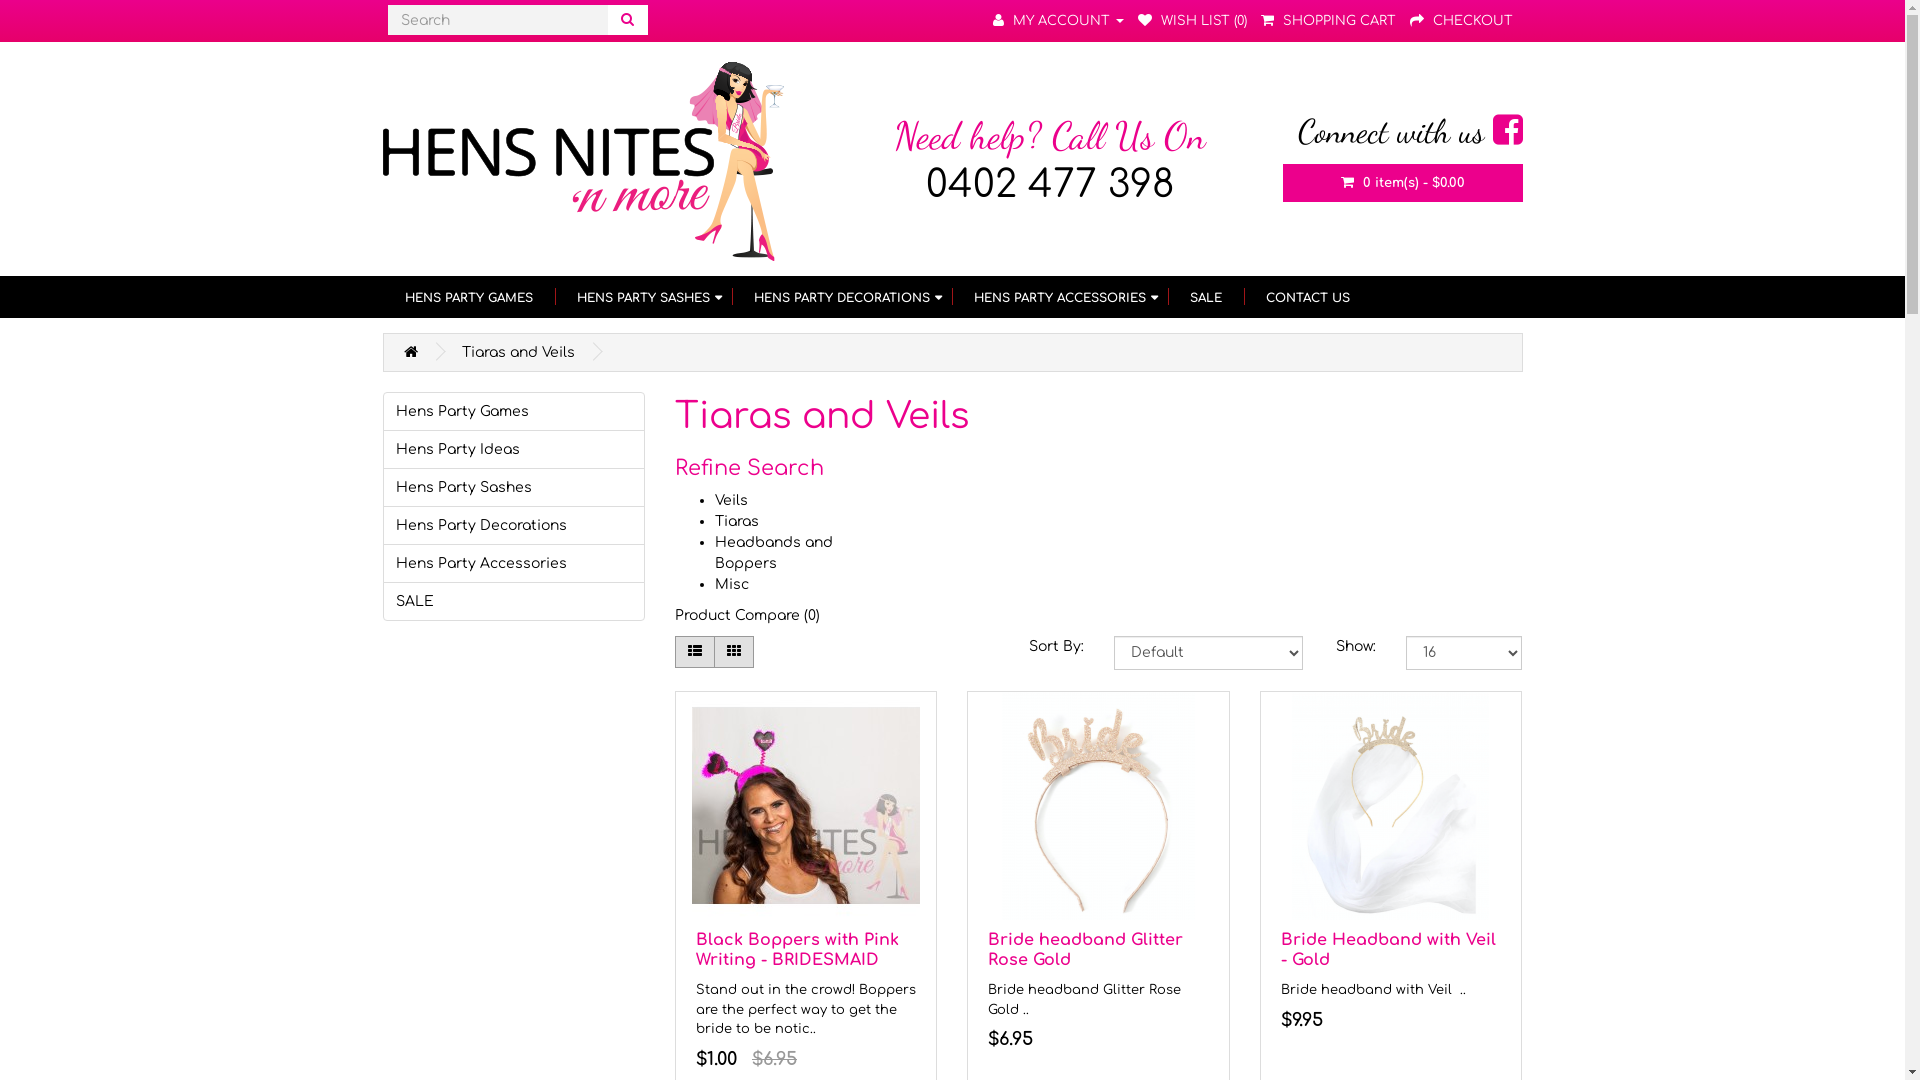 The width and height of the screenshot is (1920, 1080). What do you see at coordinates (746, 614) in the screenshot?
I see `'Product Compare (0)'` at bounding box center [746, 614].